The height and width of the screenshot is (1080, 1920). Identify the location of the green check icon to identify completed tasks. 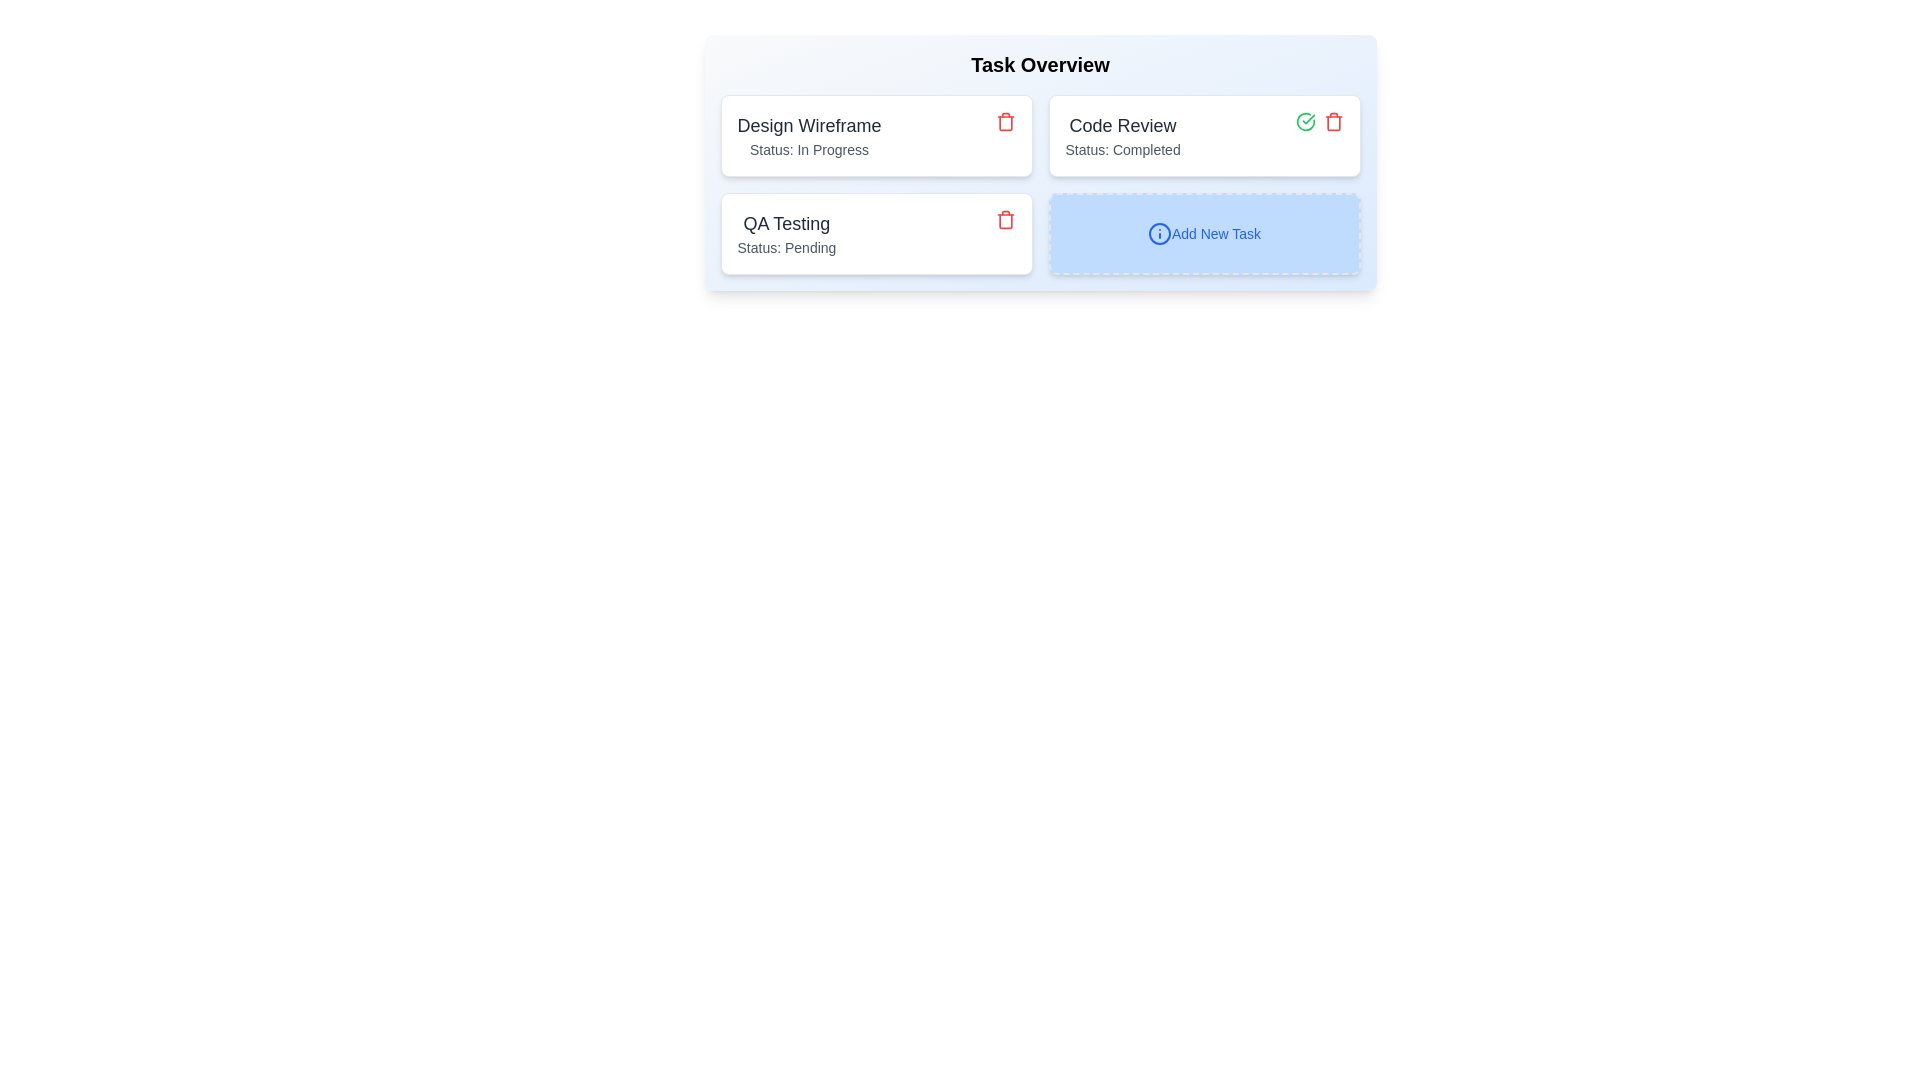
(1305, 122).